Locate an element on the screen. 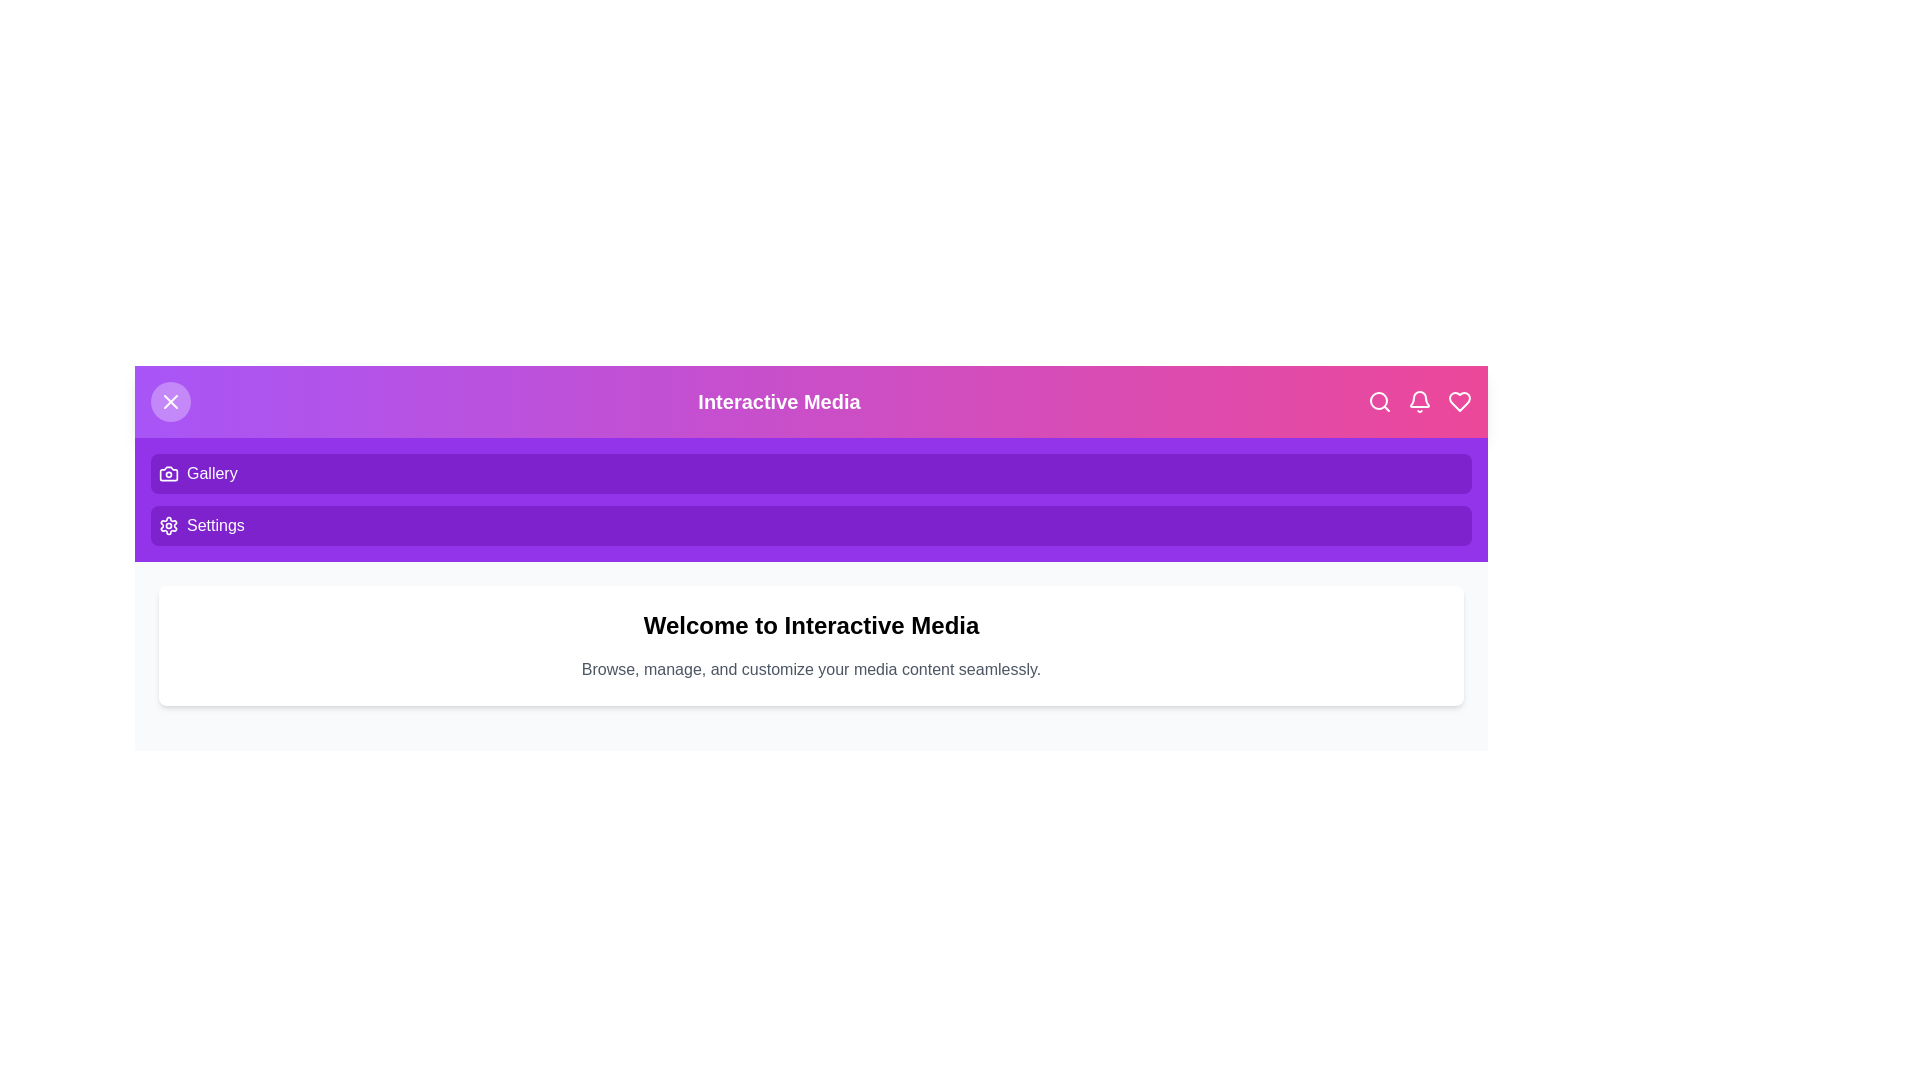 Image resolution: width=1920 pixels, height=1080 pixels. the Favorites icon in the header is located at coordinates (1459, 401).